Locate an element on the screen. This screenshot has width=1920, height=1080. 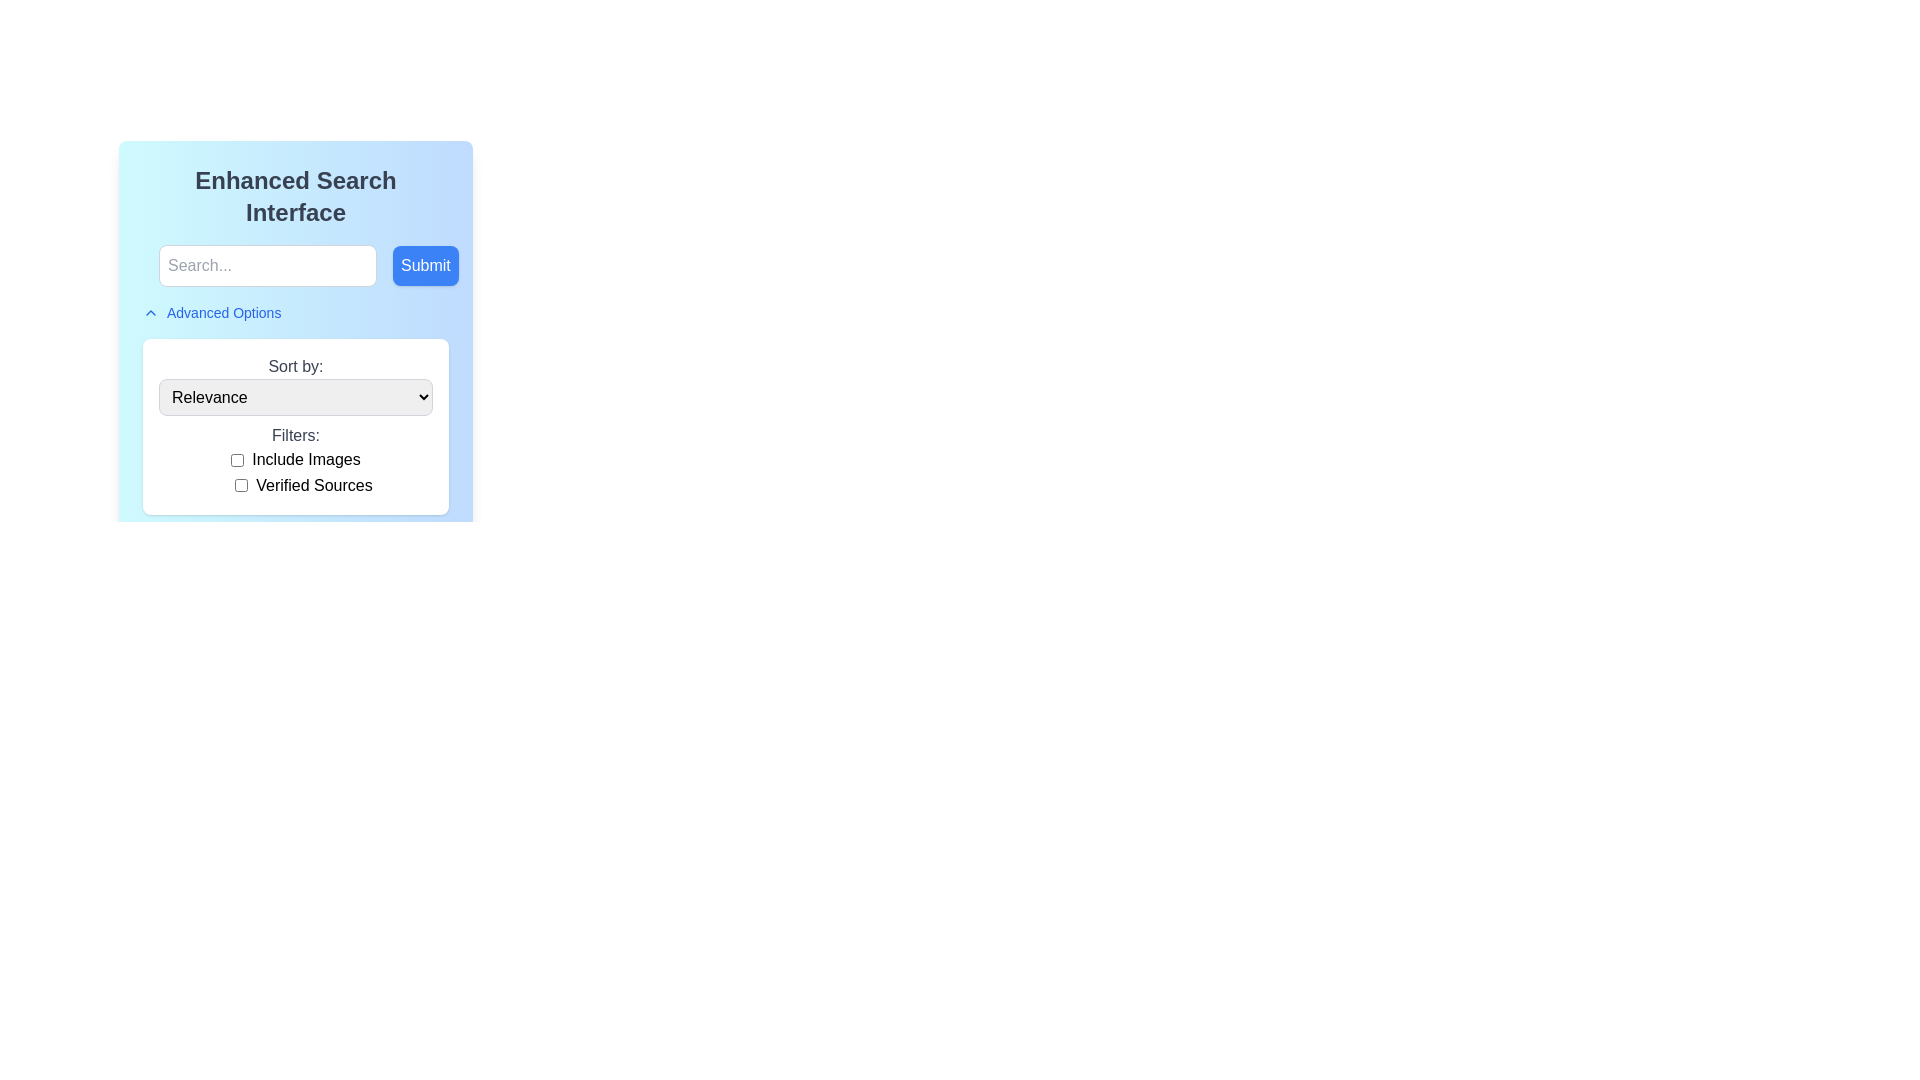
text content of the label 'Verified Sources' located in the Filters section, adjacent to the corresponding checkbox is located at coordinates (313, 485).